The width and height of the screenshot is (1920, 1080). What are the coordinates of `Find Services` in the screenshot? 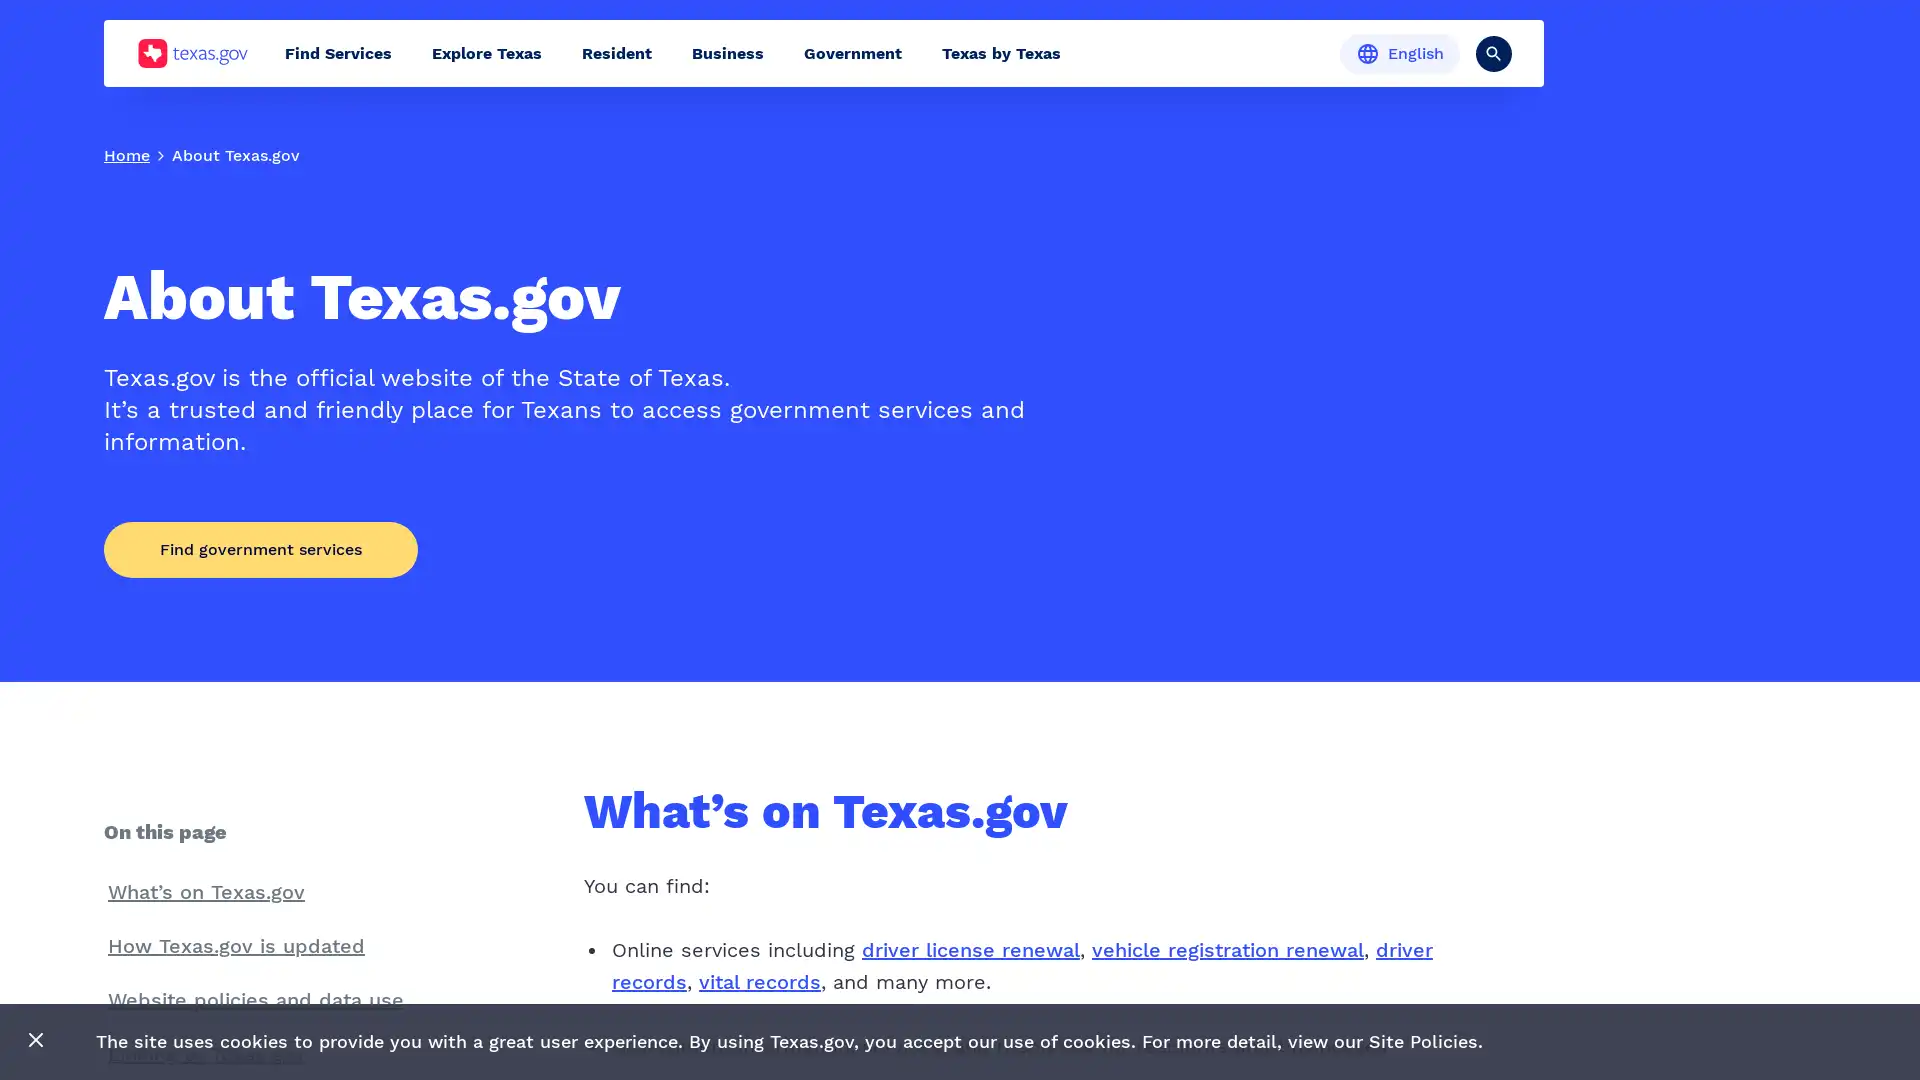 It's located at (338, 52).